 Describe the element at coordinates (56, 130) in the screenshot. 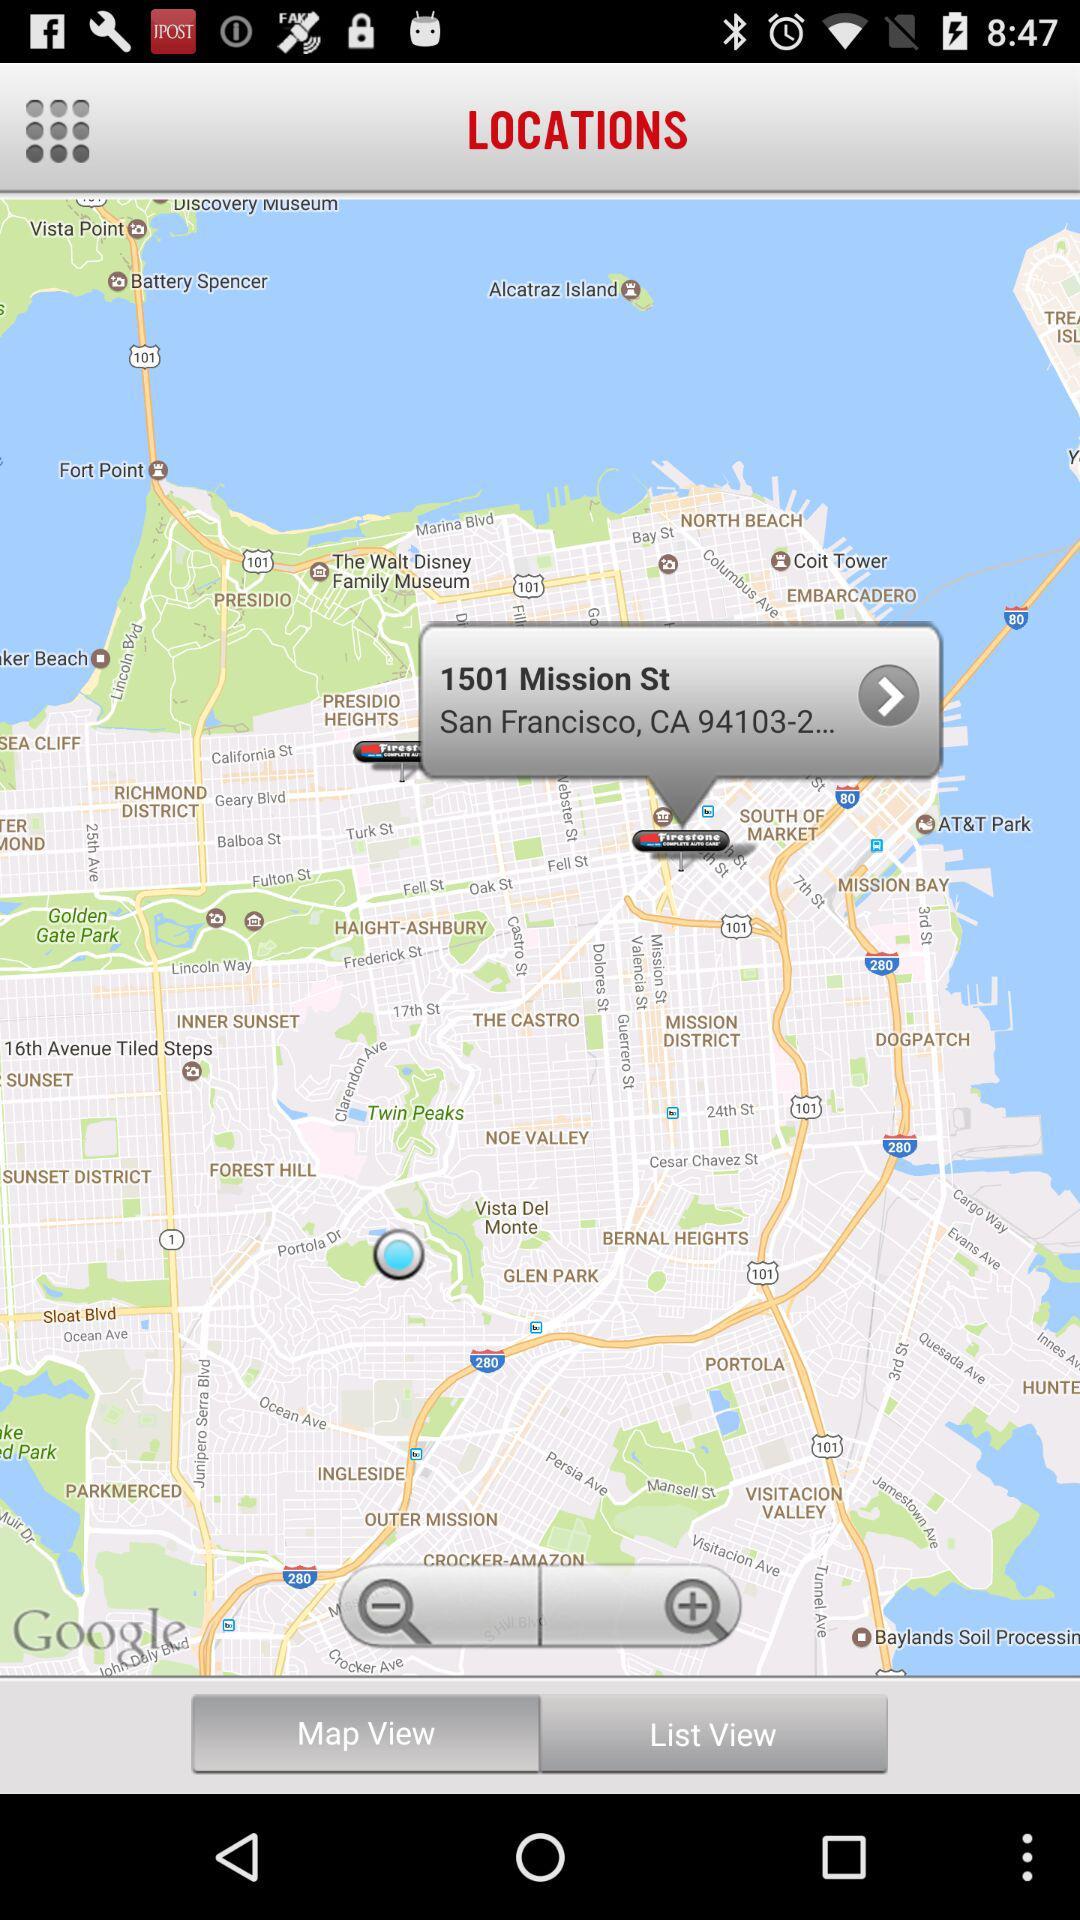

I see `menu` at that location.